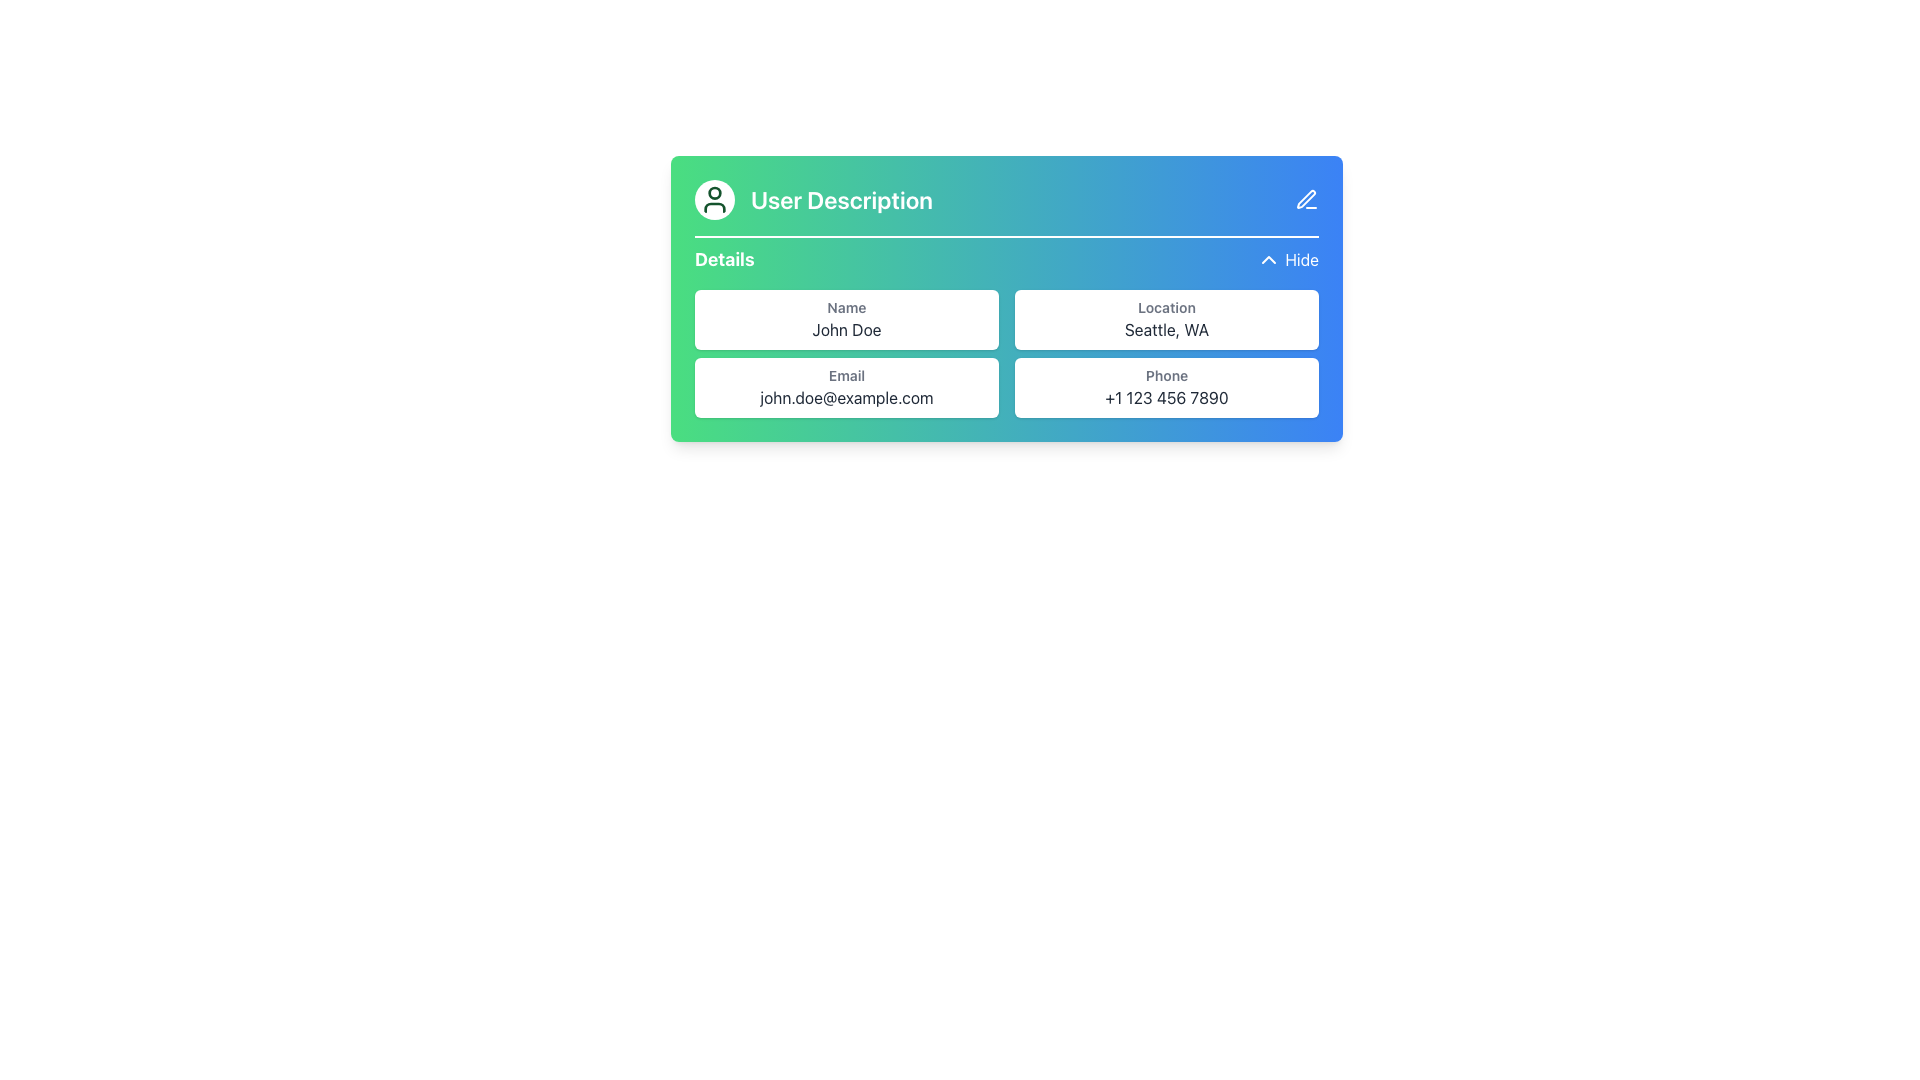  Describe the element at coordinates (1305, 199) in the screenshot. I see `the editing icon located in the top-right corner of the colored panel` at that location.